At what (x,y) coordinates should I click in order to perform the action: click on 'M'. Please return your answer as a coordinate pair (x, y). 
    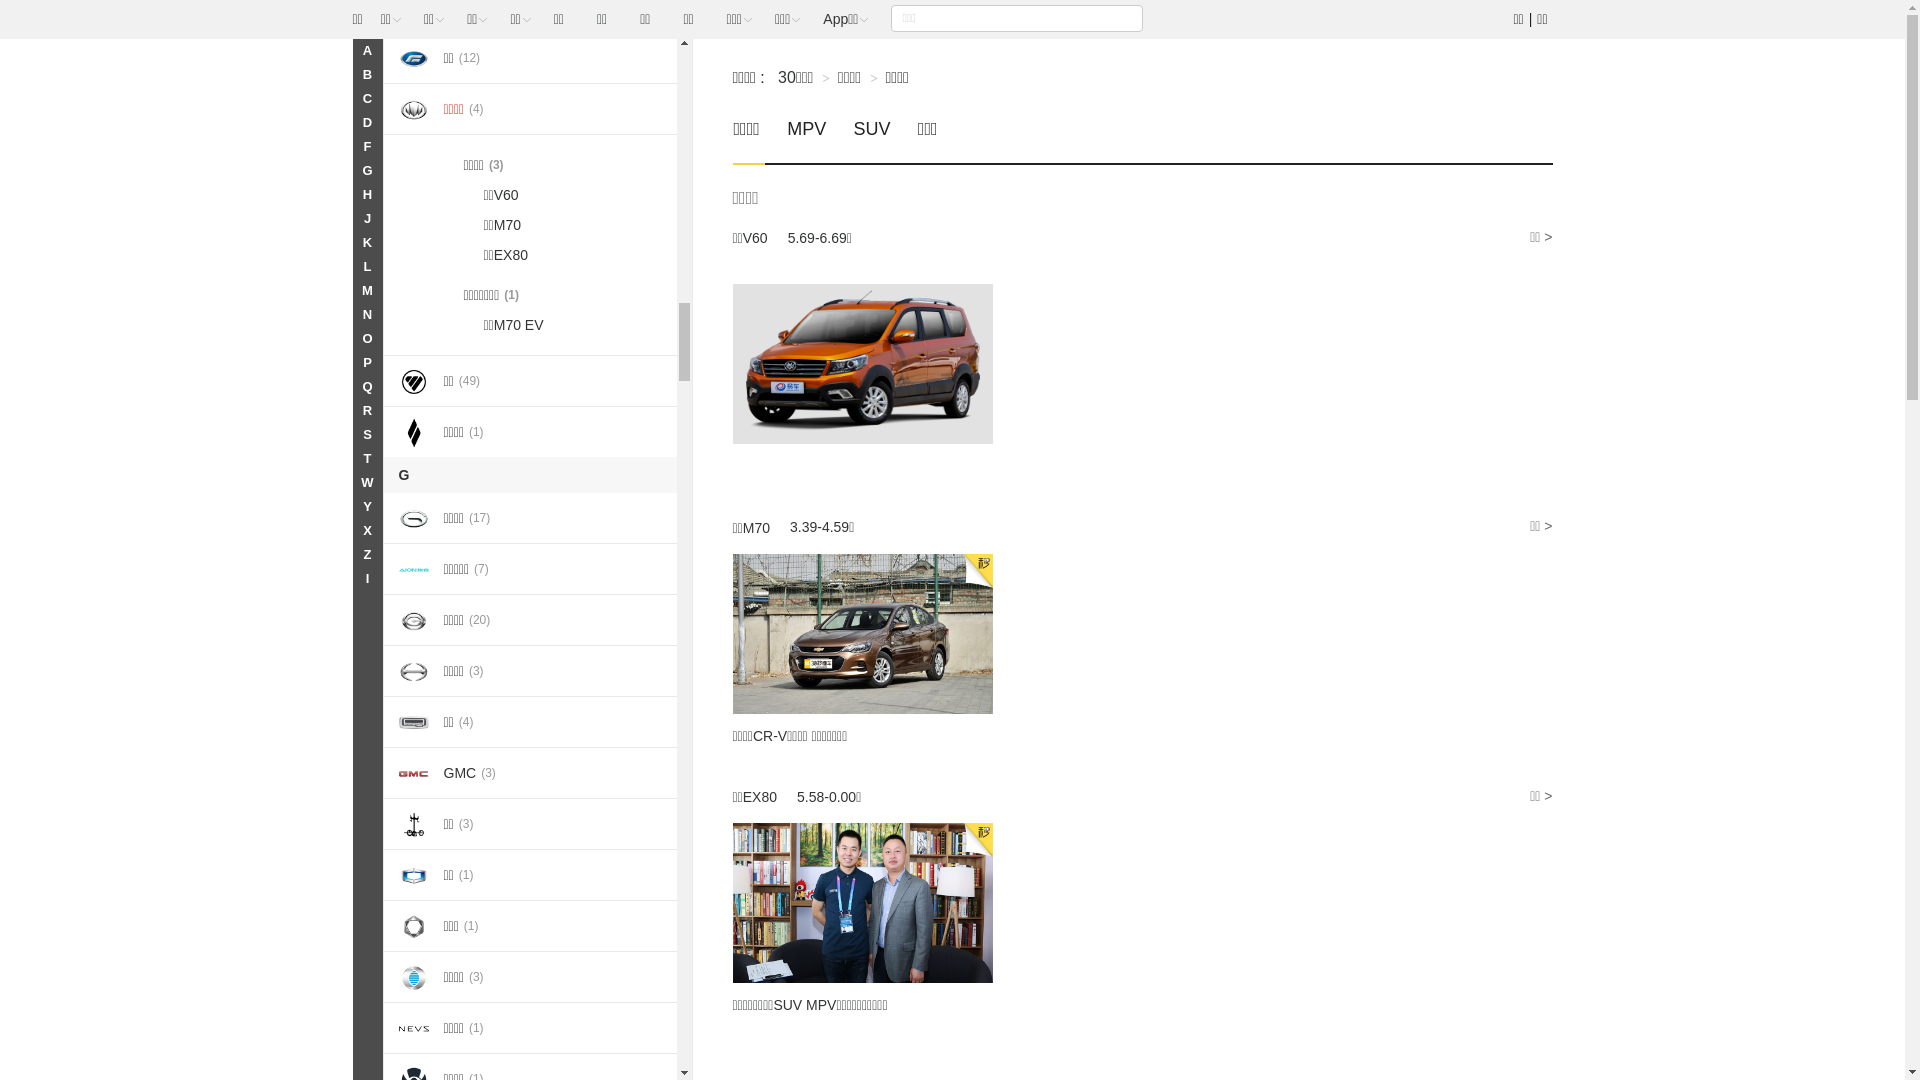
    Looking at the image, I should click on (366, 290).